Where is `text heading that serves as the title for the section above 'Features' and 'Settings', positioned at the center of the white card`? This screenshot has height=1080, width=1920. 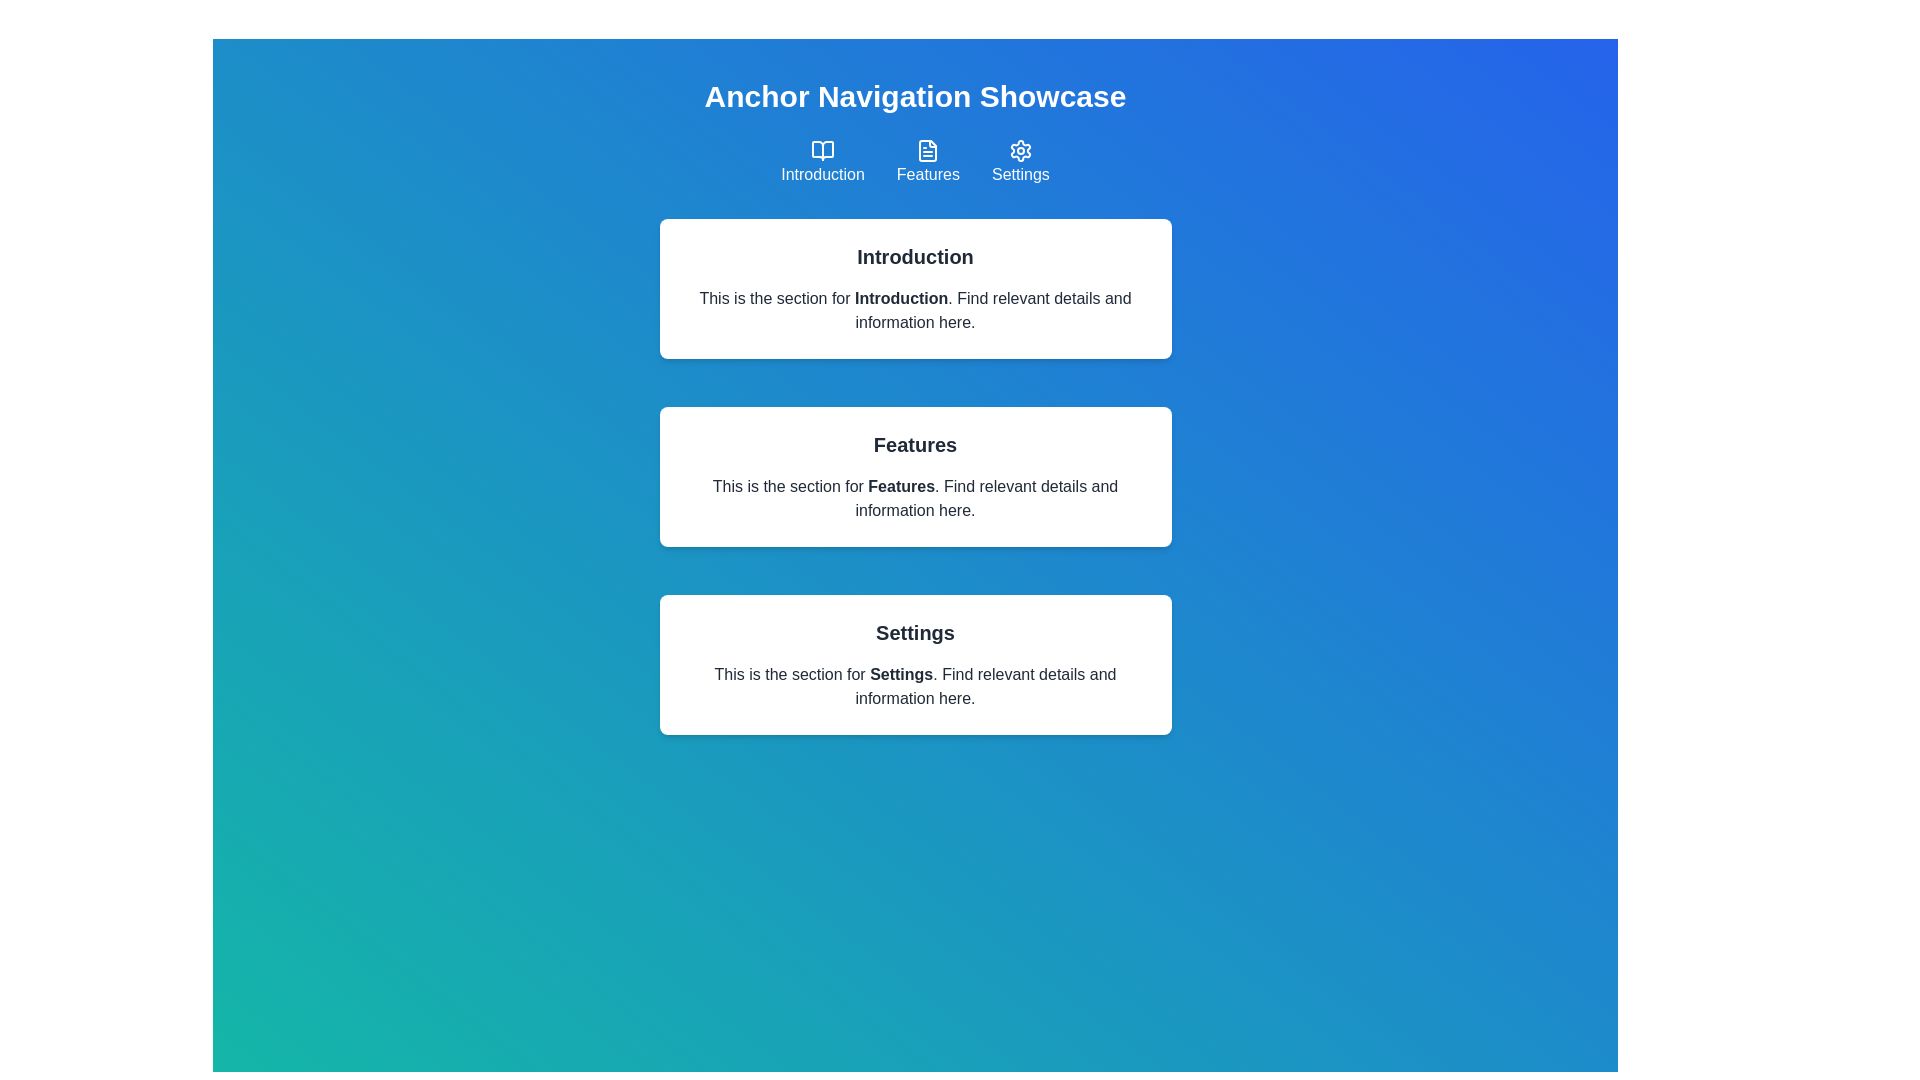 text heading that serves as the title for the section above 'Features' and 'Settings', positioned at the center of the white card is located at coordinates (900, 298).